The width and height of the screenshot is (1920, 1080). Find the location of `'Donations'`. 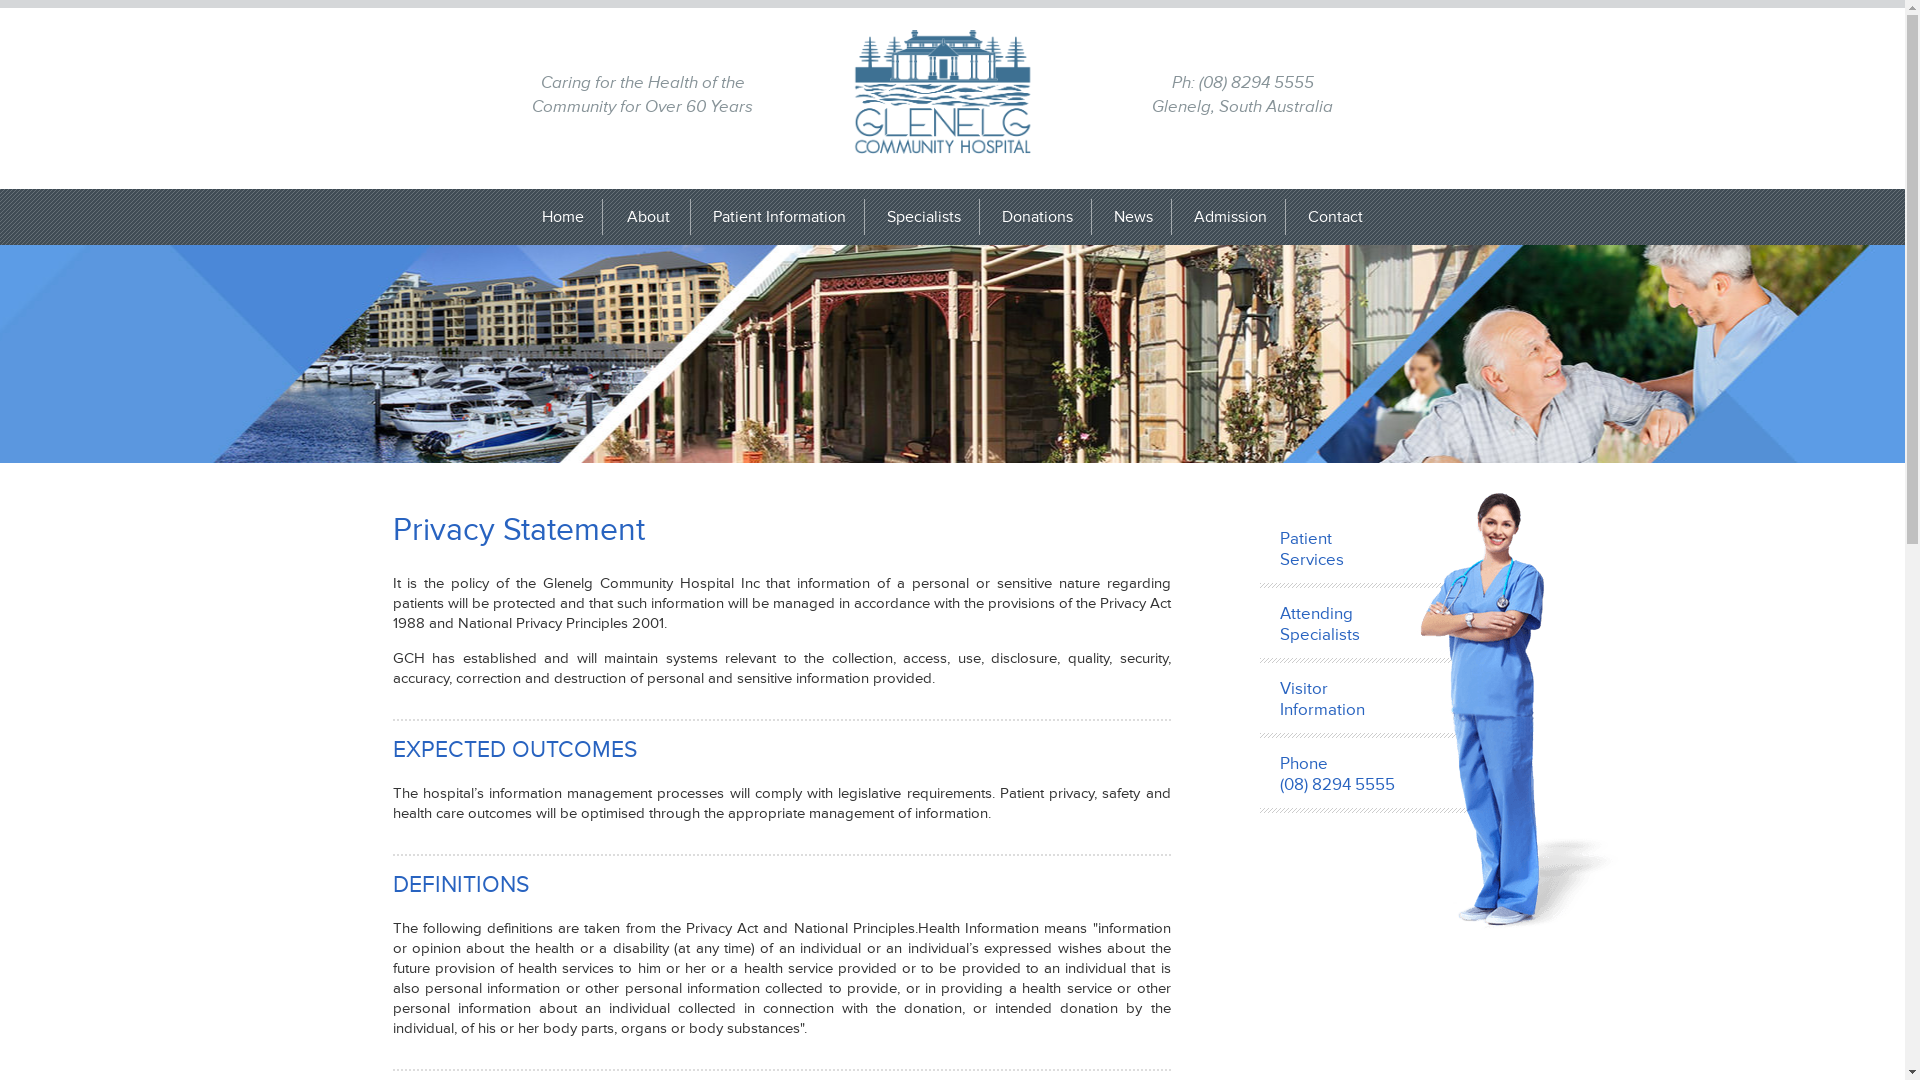

'Donations' is located at coordinates (1037, 216).